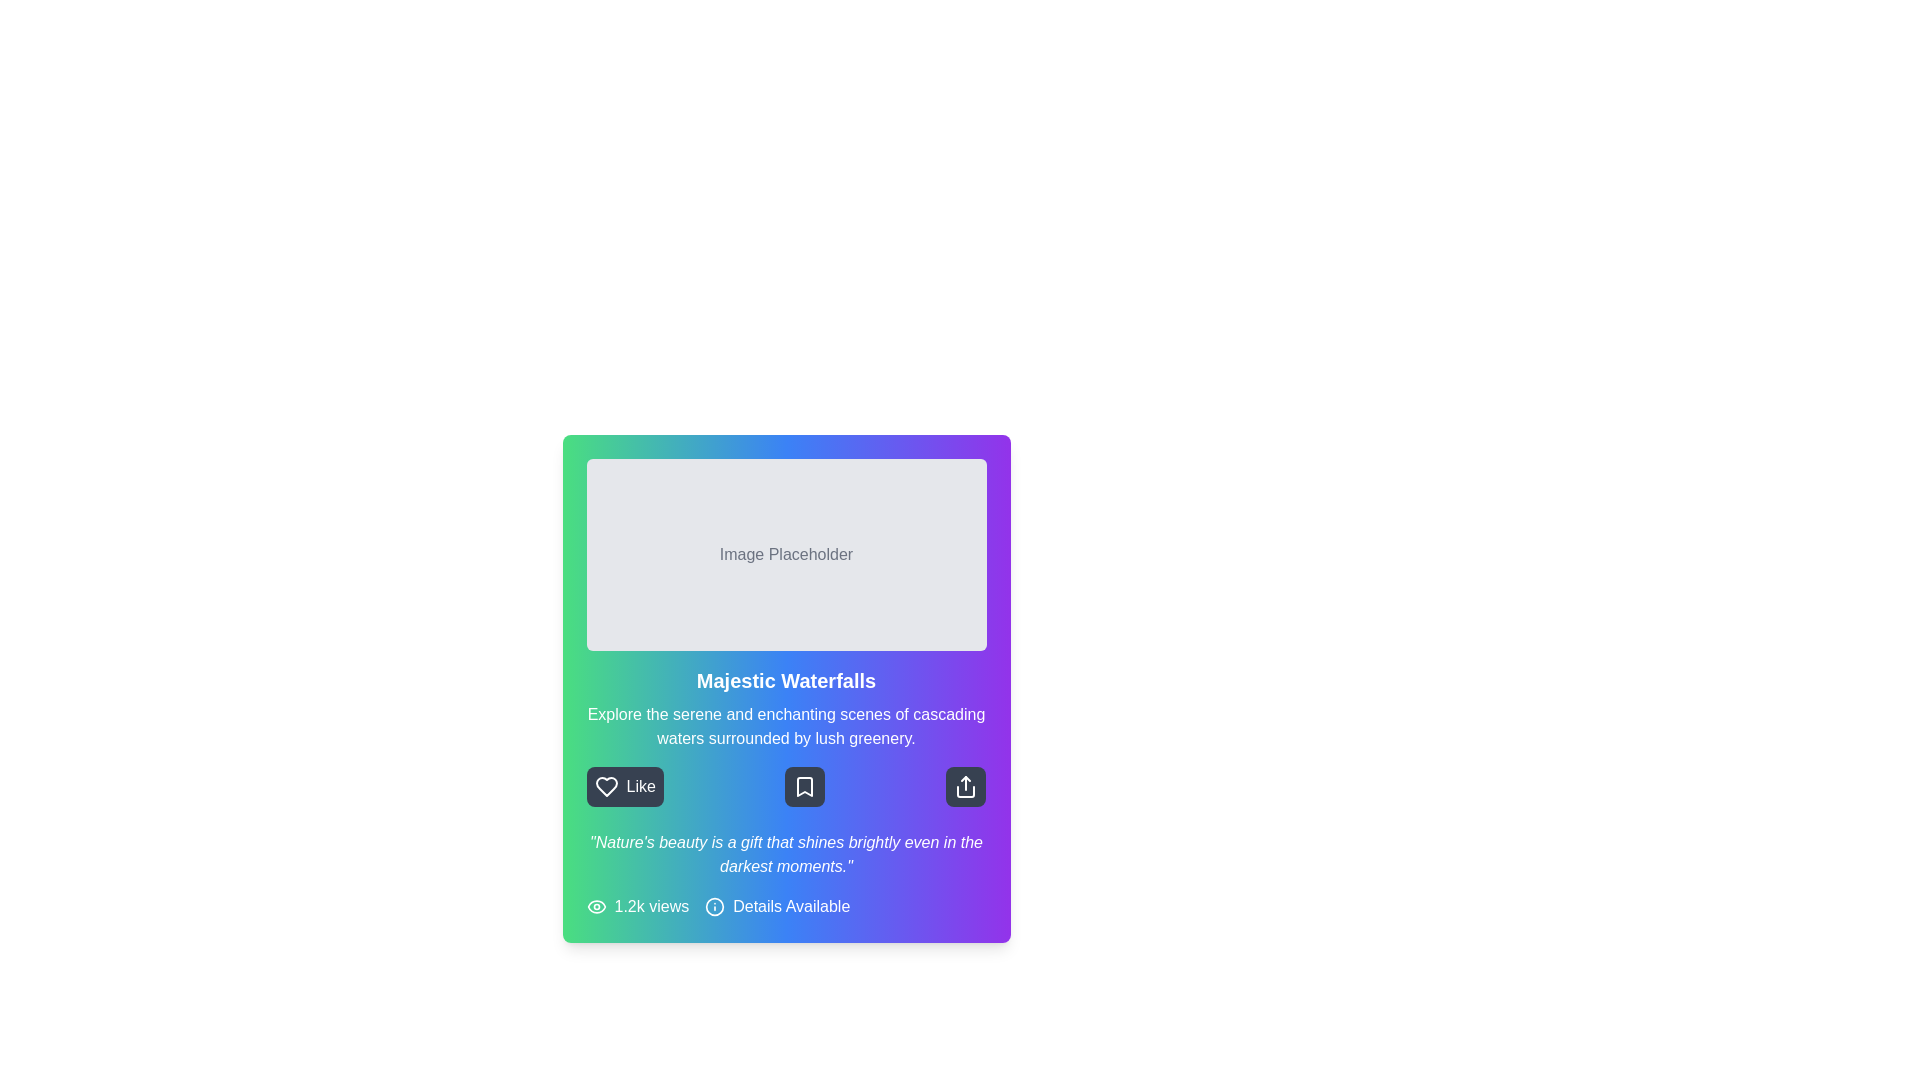 The height and width of the screenshot is (1080, 1920). I want to click on the bookmark icon, which is the second icon from the left in the bottom-center action row of the card layout, to bookmark the content for future reference, so click(805, 785).